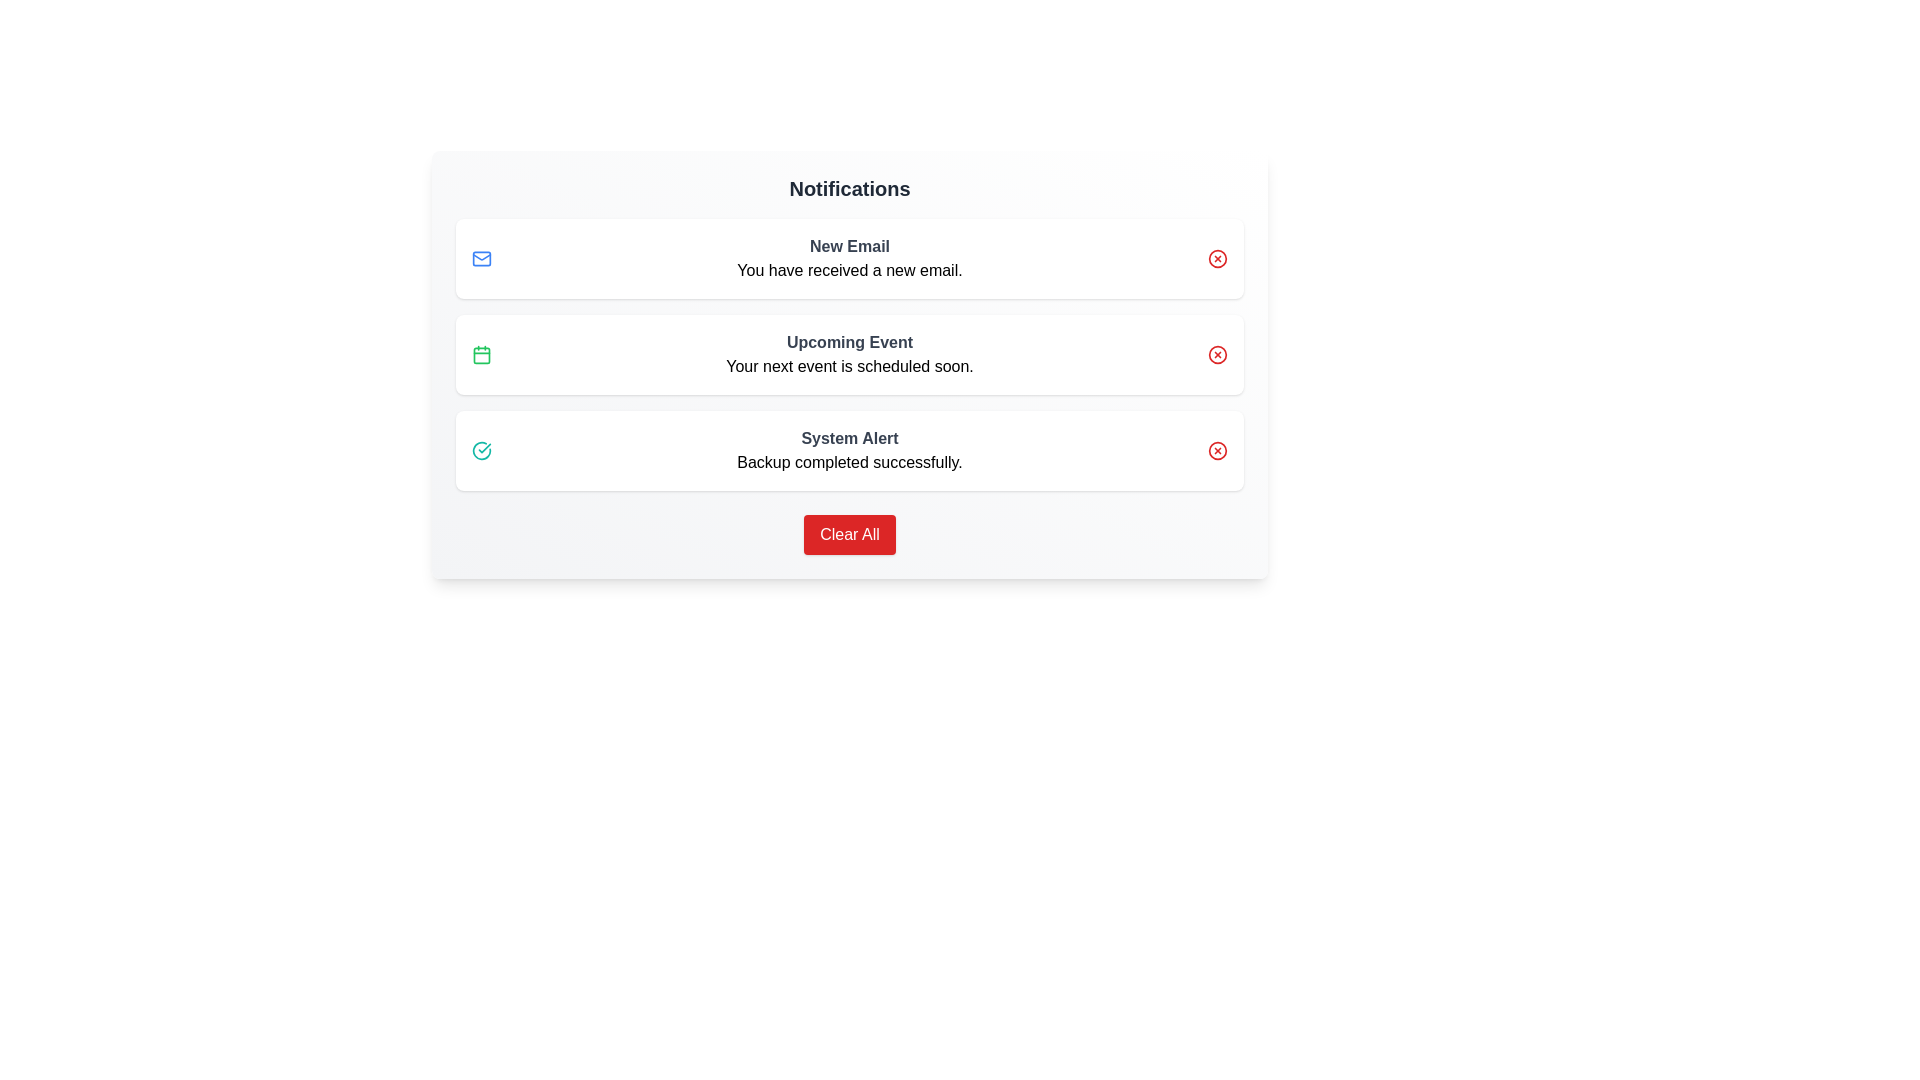 The height and width of the screenshot is (1080, 1920). I want to click on the email notification icon, which is part of the envelope icon adjacent to the 'New Email' label in the topmost notification block, so click(481, 257).